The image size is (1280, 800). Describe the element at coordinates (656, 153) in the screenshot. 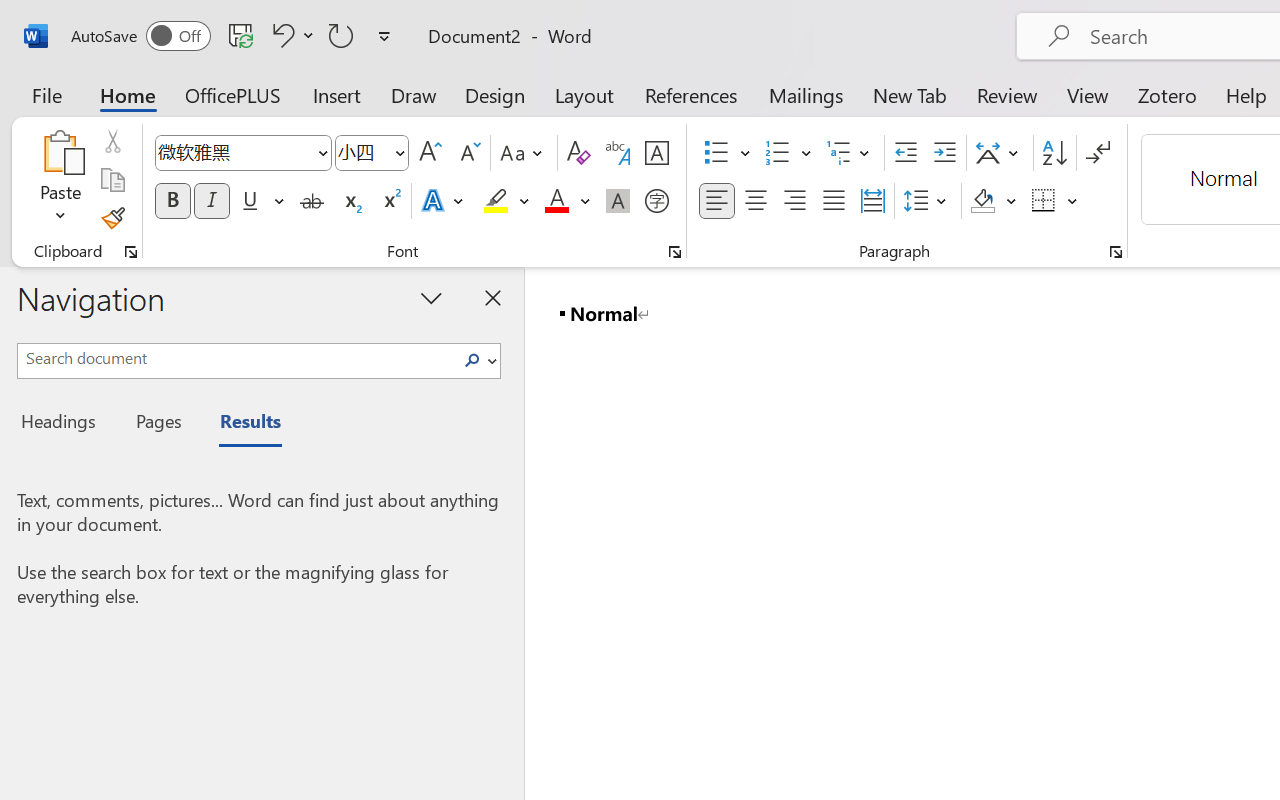

I see `'Character Border'` at that location.